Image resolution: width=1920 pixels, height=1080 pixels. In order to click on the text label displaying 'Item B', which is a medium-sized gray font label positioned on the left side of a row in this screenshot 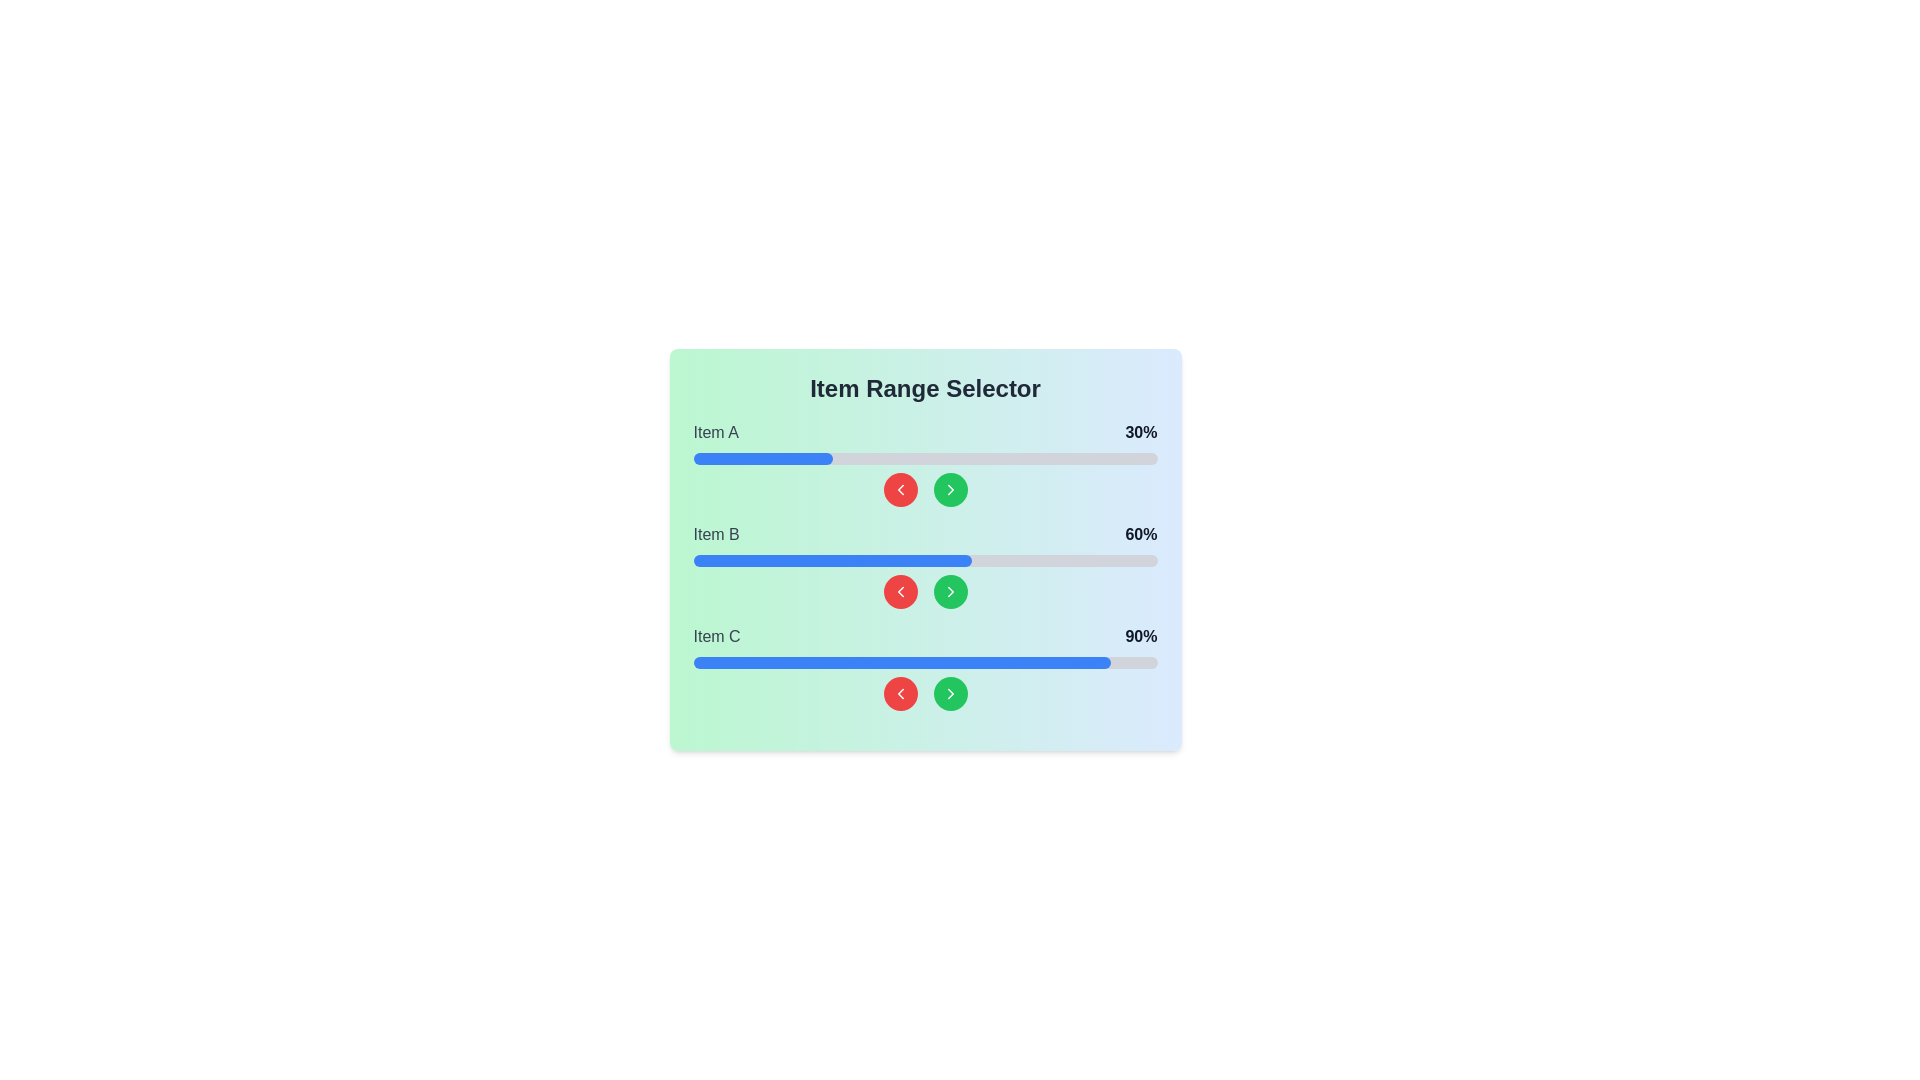, I will do `click(716, 534)`.